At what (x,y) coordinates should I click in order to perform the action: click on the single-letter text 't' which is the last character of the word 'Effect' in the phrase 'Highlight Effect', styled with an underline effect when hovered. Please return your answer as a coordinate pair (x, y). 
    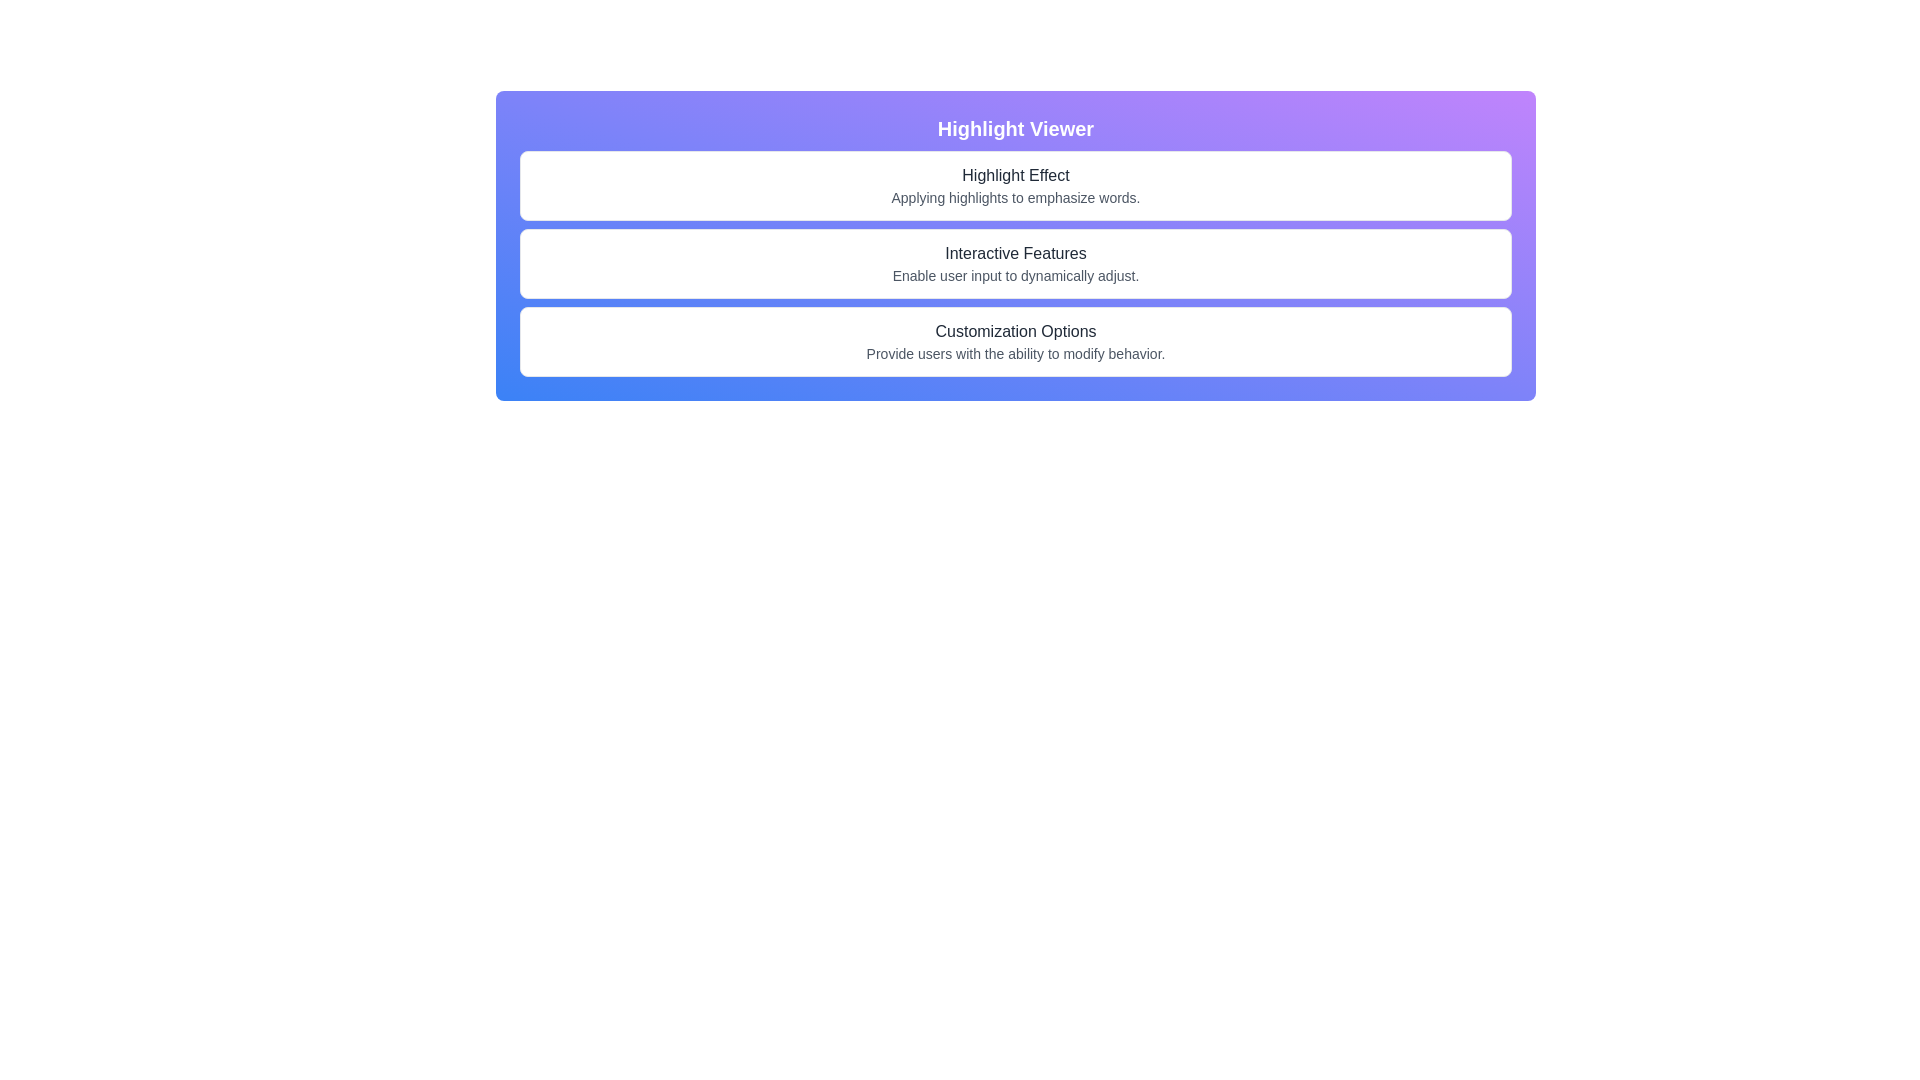
    Looking at the image, I should click on (1066, 174).